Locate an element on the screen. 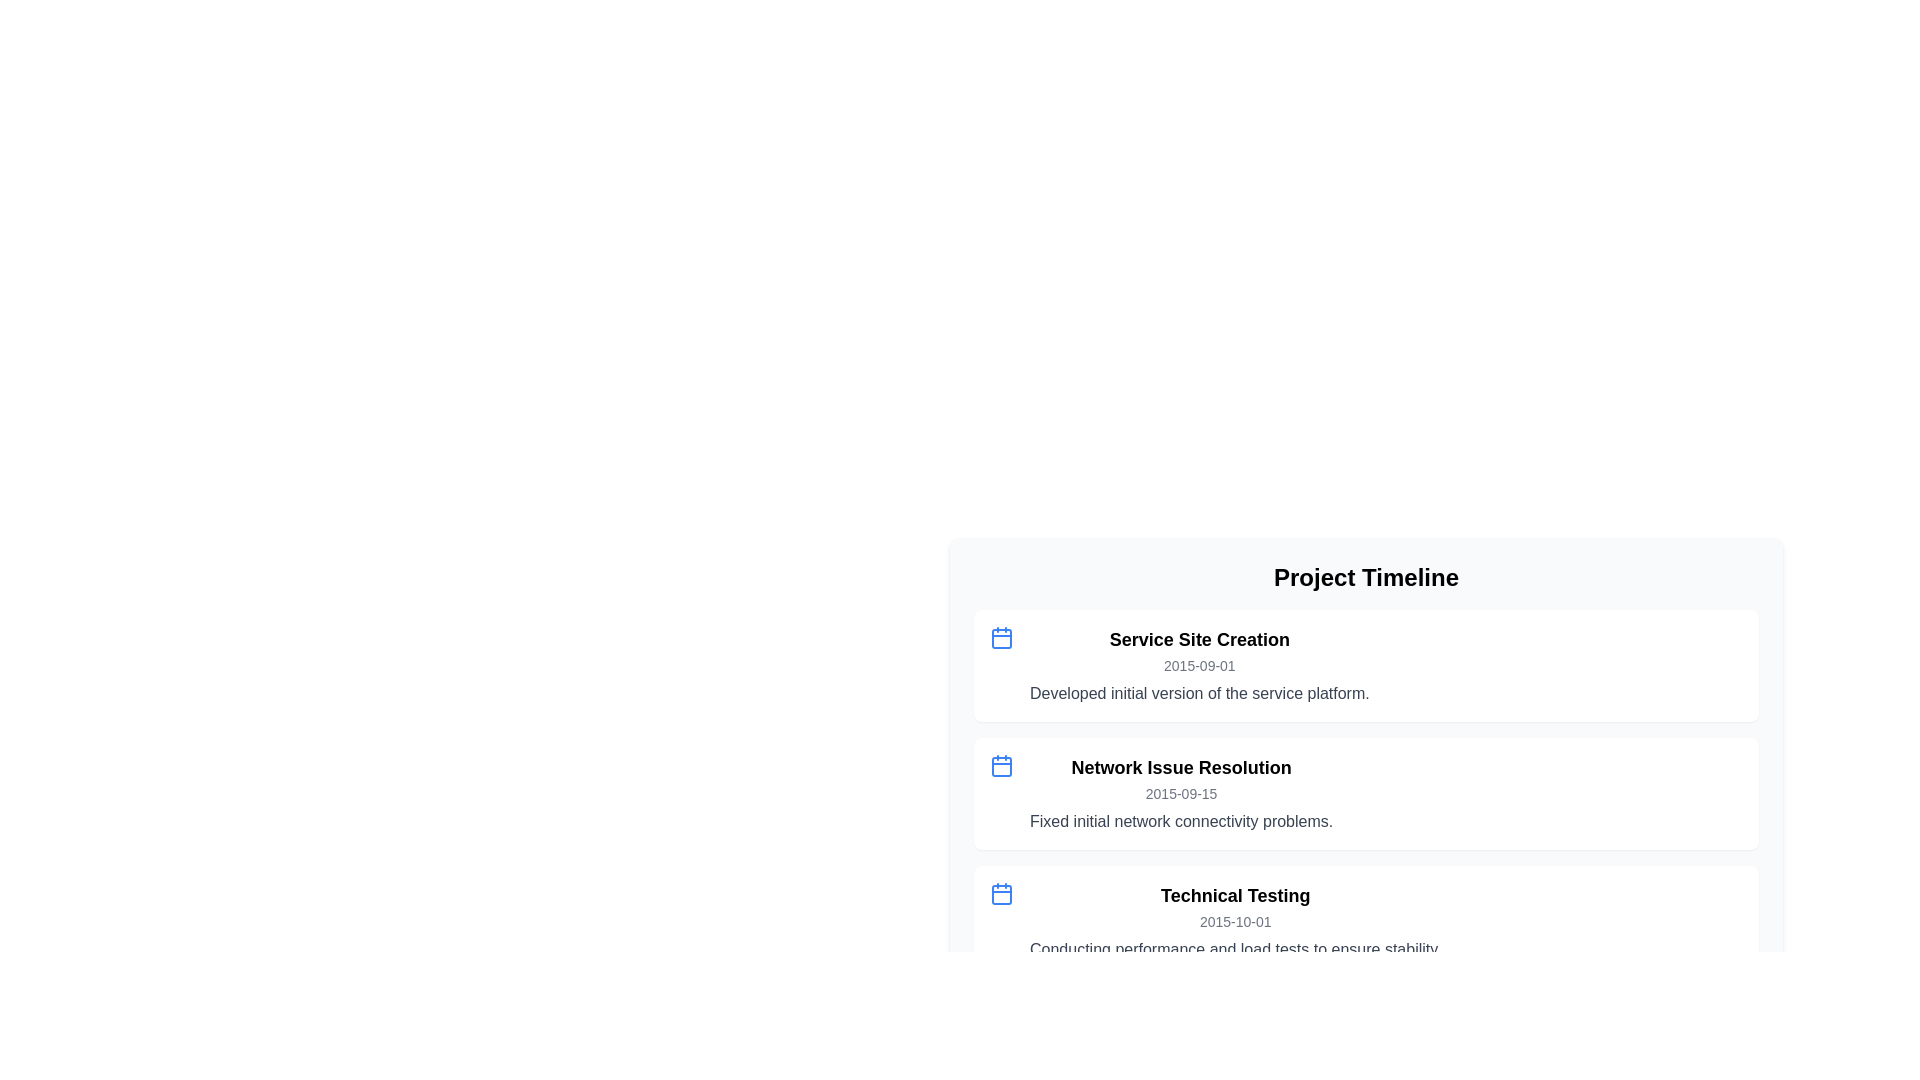 This screenshot has width=1920, height=1080. title 'Network Issue Resolution' of the second timeline entry, which is located between 'Service Site Creation' and 'Technical Testing' is located at coordinates (1181, 766).